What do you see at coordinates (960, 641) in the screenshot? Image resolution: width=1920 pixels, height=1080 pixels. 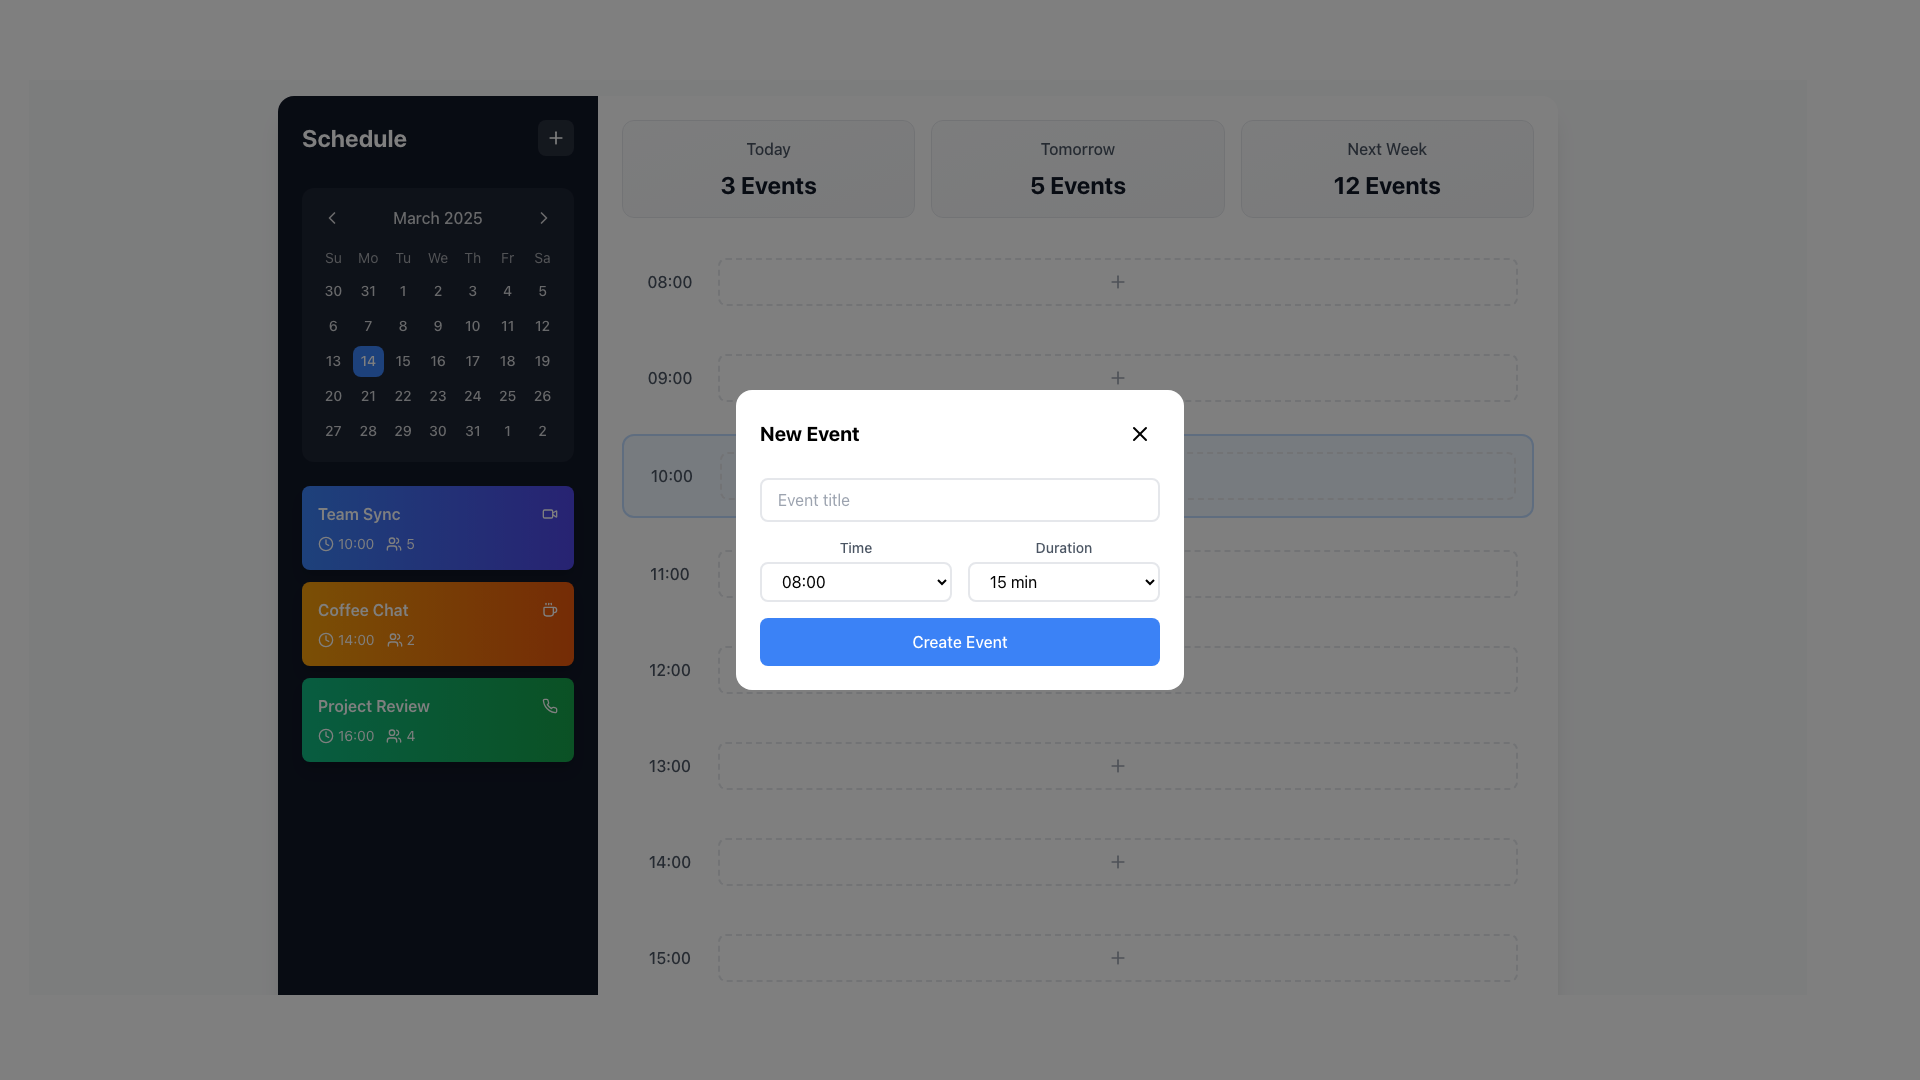 I see `the 'Create Event' button, which is a horizontally aligned button with a blue background located at the bottom of the 'New Event' modal dialog, to observe the color change` at bounding box center [960, 641].